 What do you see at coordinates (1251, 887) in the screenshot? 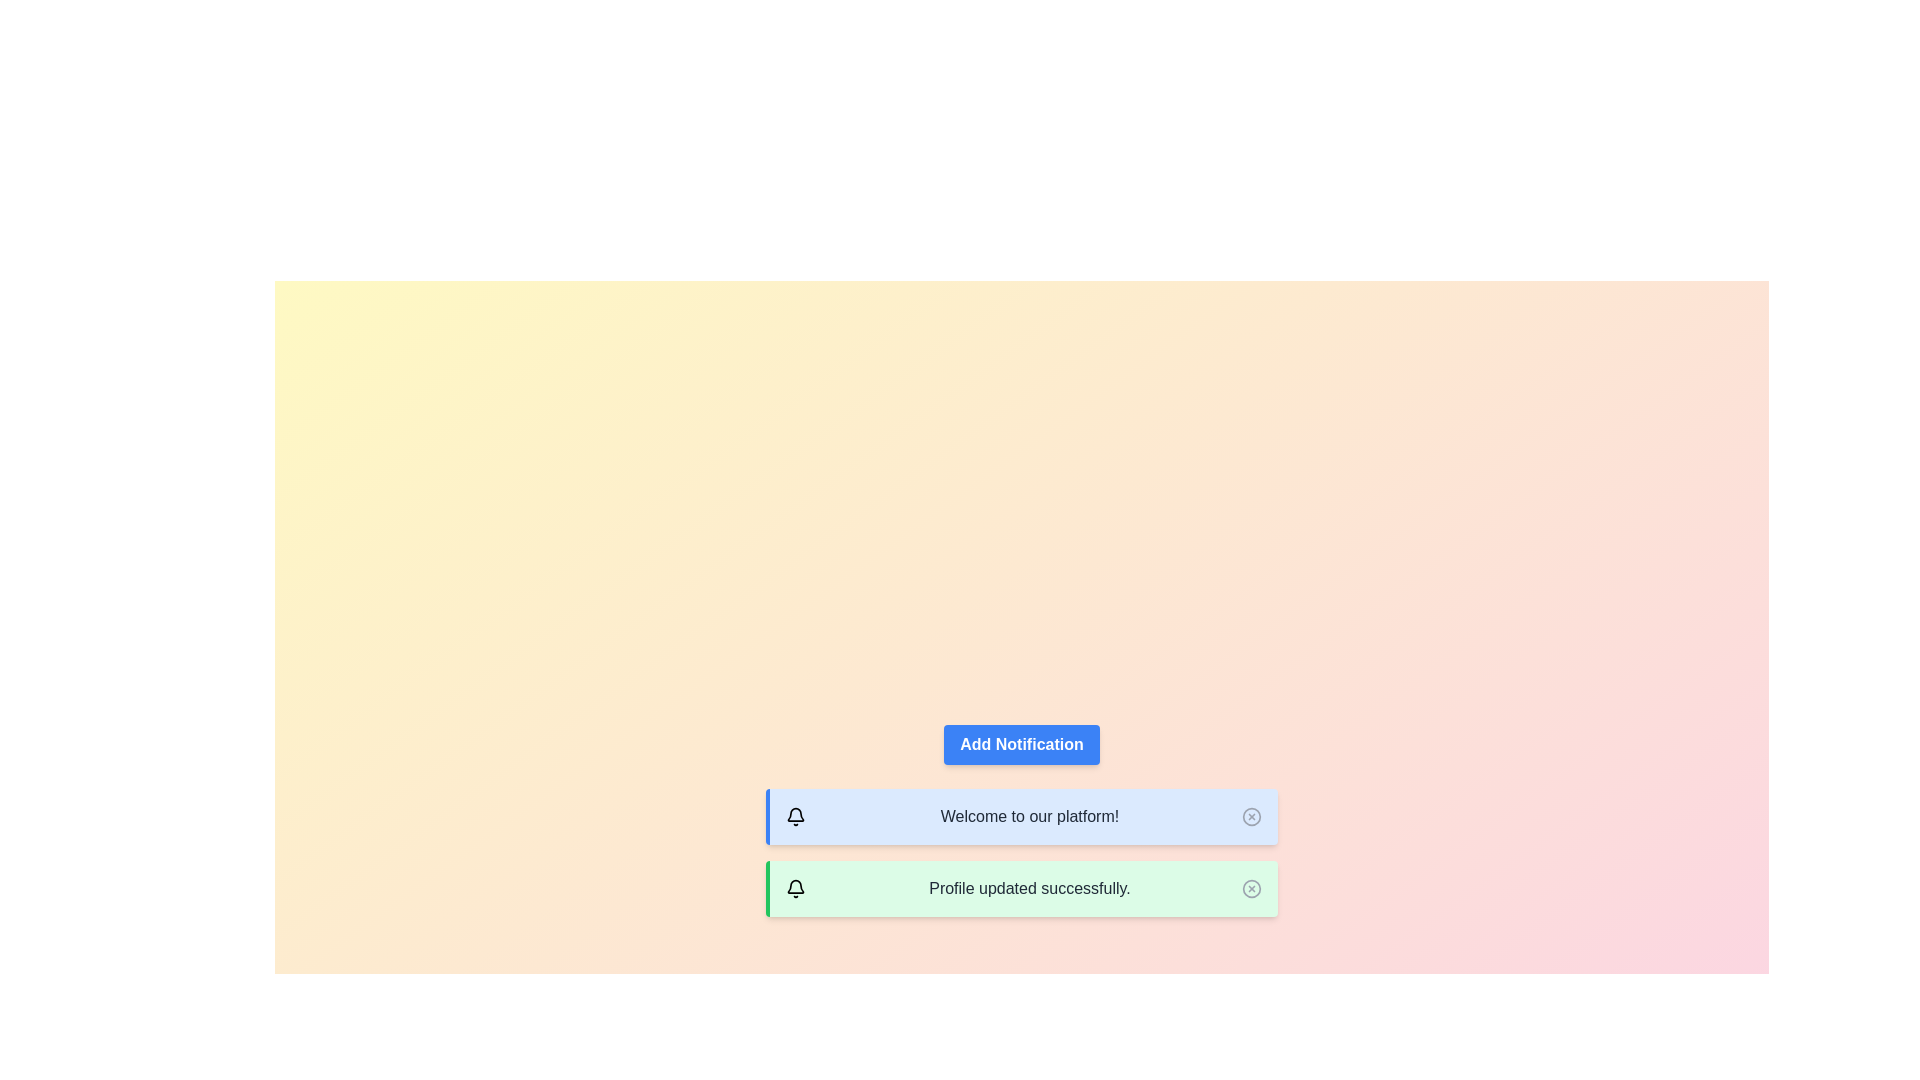
I see `the remove button for the notification with the message 'Profile updated successfully.'` at bounding box center [1251, 887].